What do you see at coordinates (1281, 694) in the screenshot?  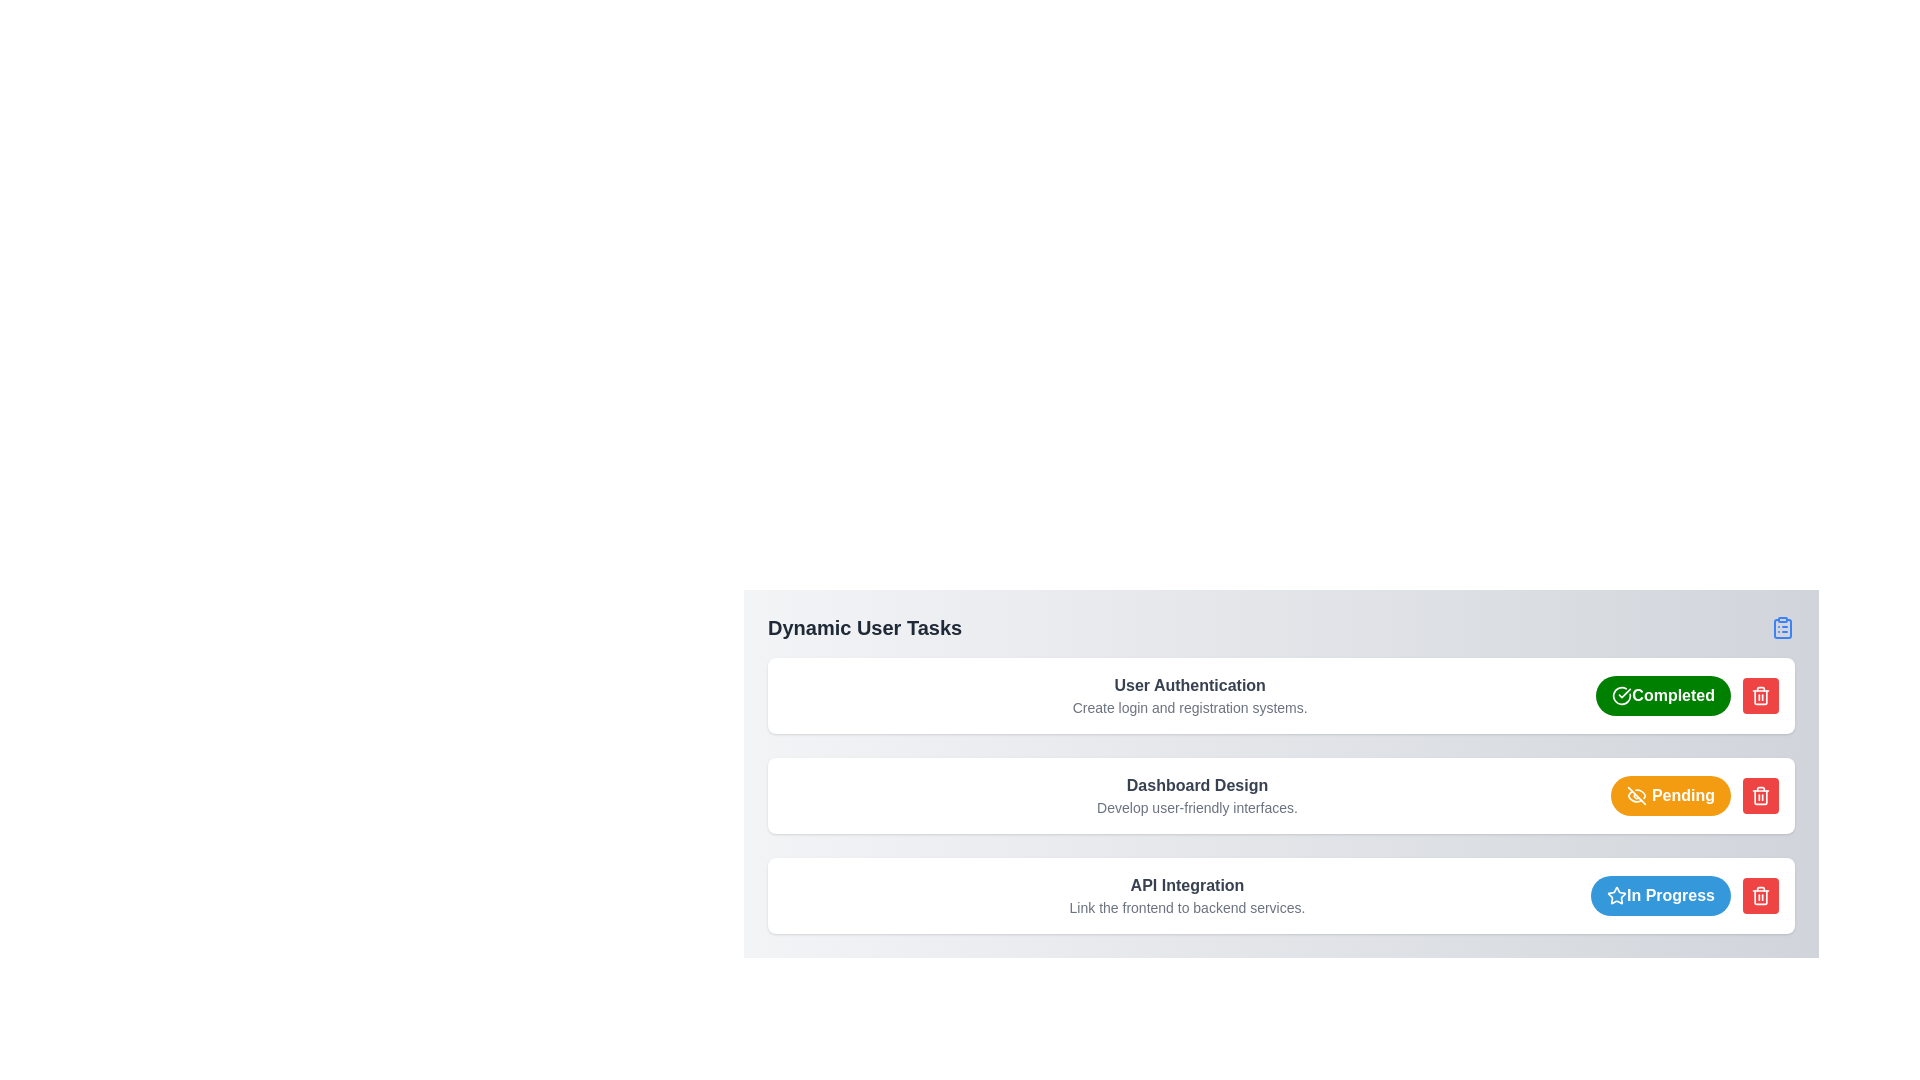 I see `displayed text of the task entry component titled 'User Authentication', which includes the description and status` at bounding box center [1281, 694].